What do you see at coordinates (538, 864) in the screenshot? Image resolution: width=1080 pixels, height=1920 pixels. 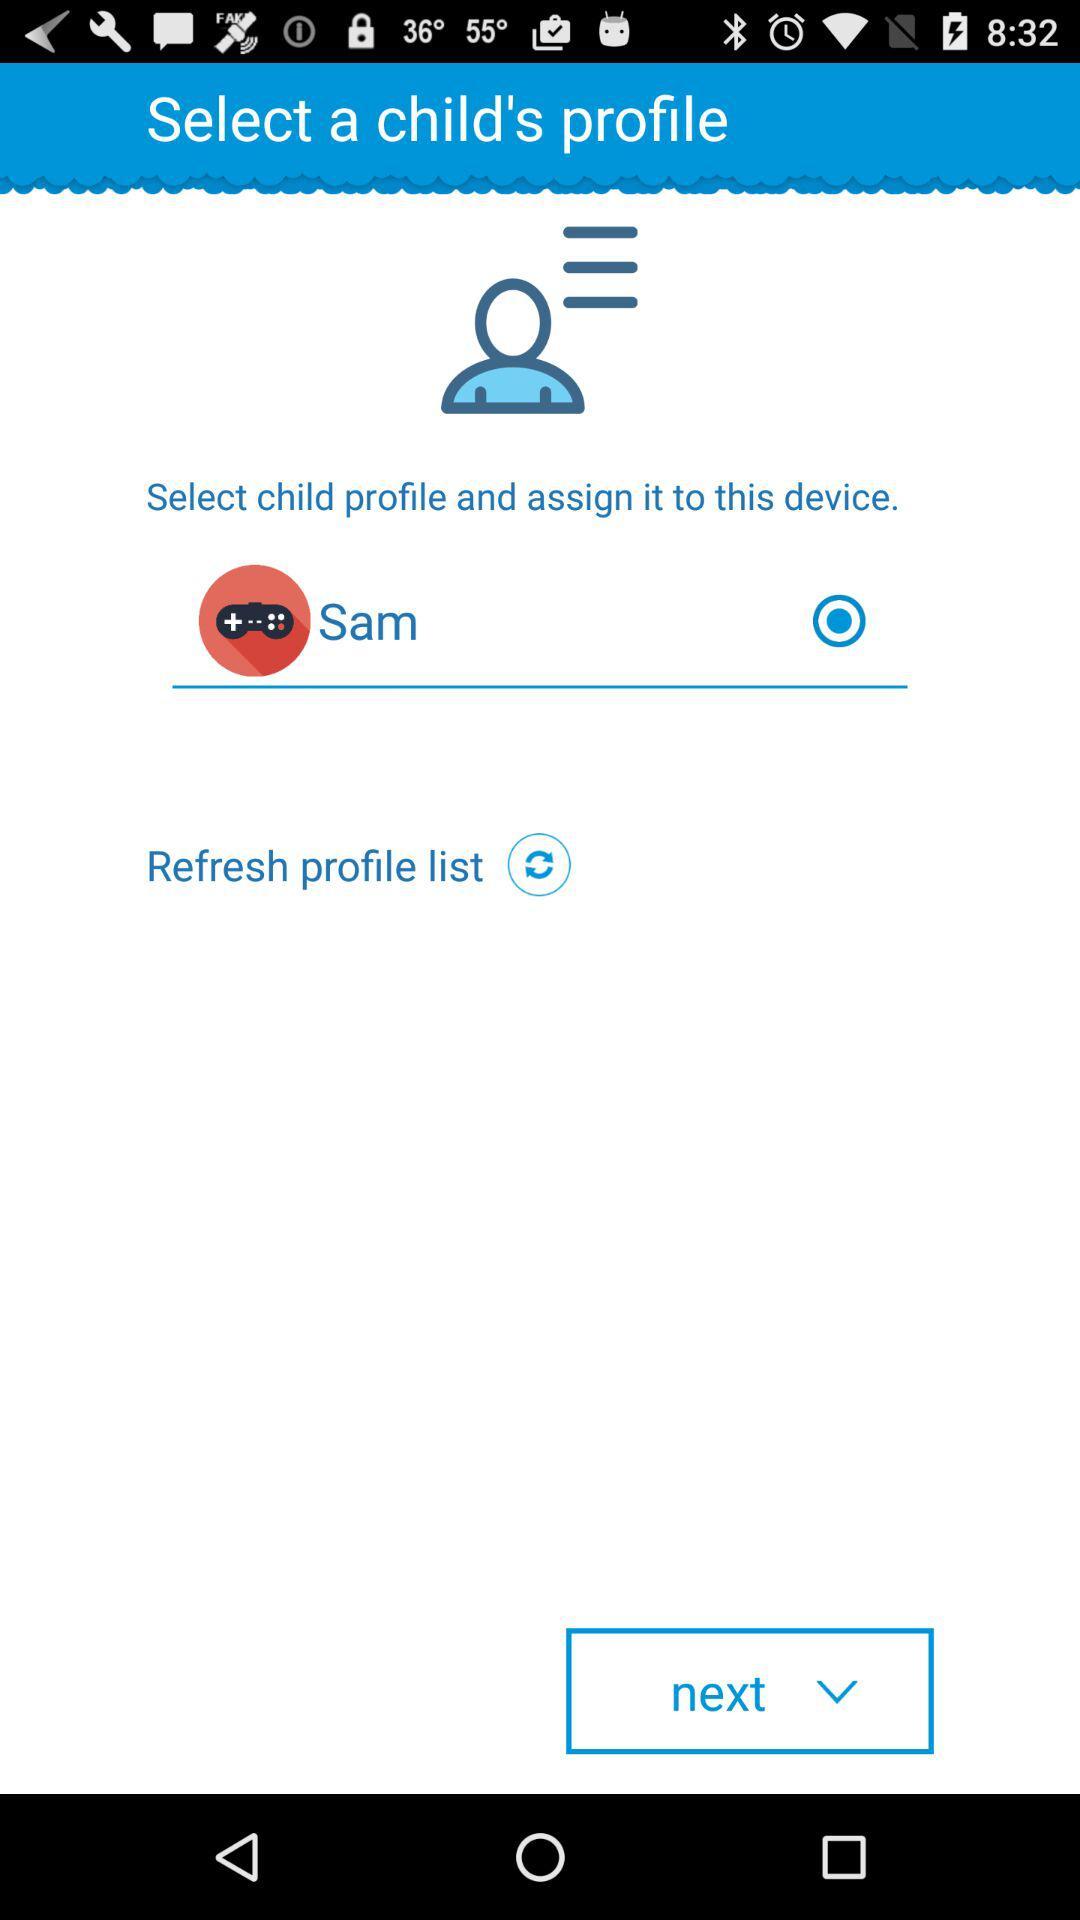 I see `the item above next` at bounding box center [538, 864].